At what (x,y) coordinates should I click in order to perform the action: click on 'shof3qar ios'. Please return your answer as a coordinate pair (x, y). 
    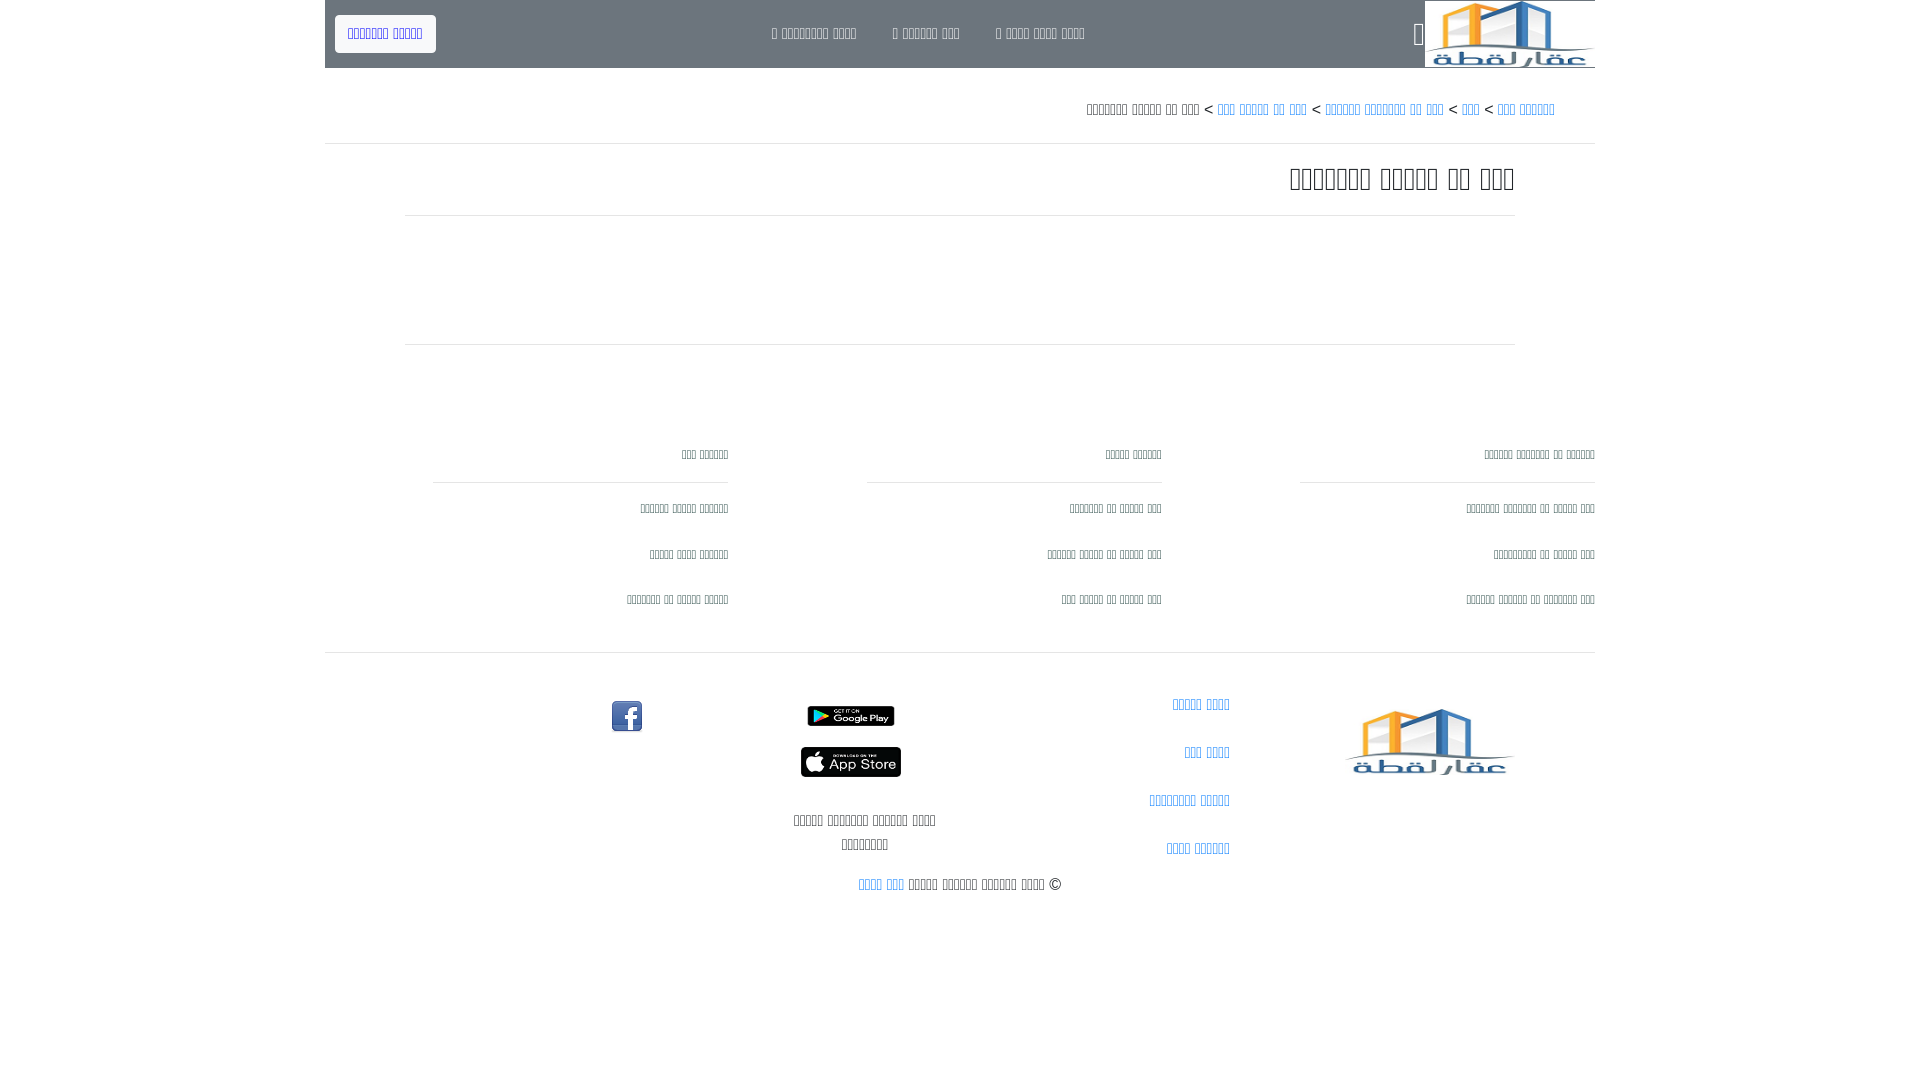
    Looking at the image, I should click on (864, 762).